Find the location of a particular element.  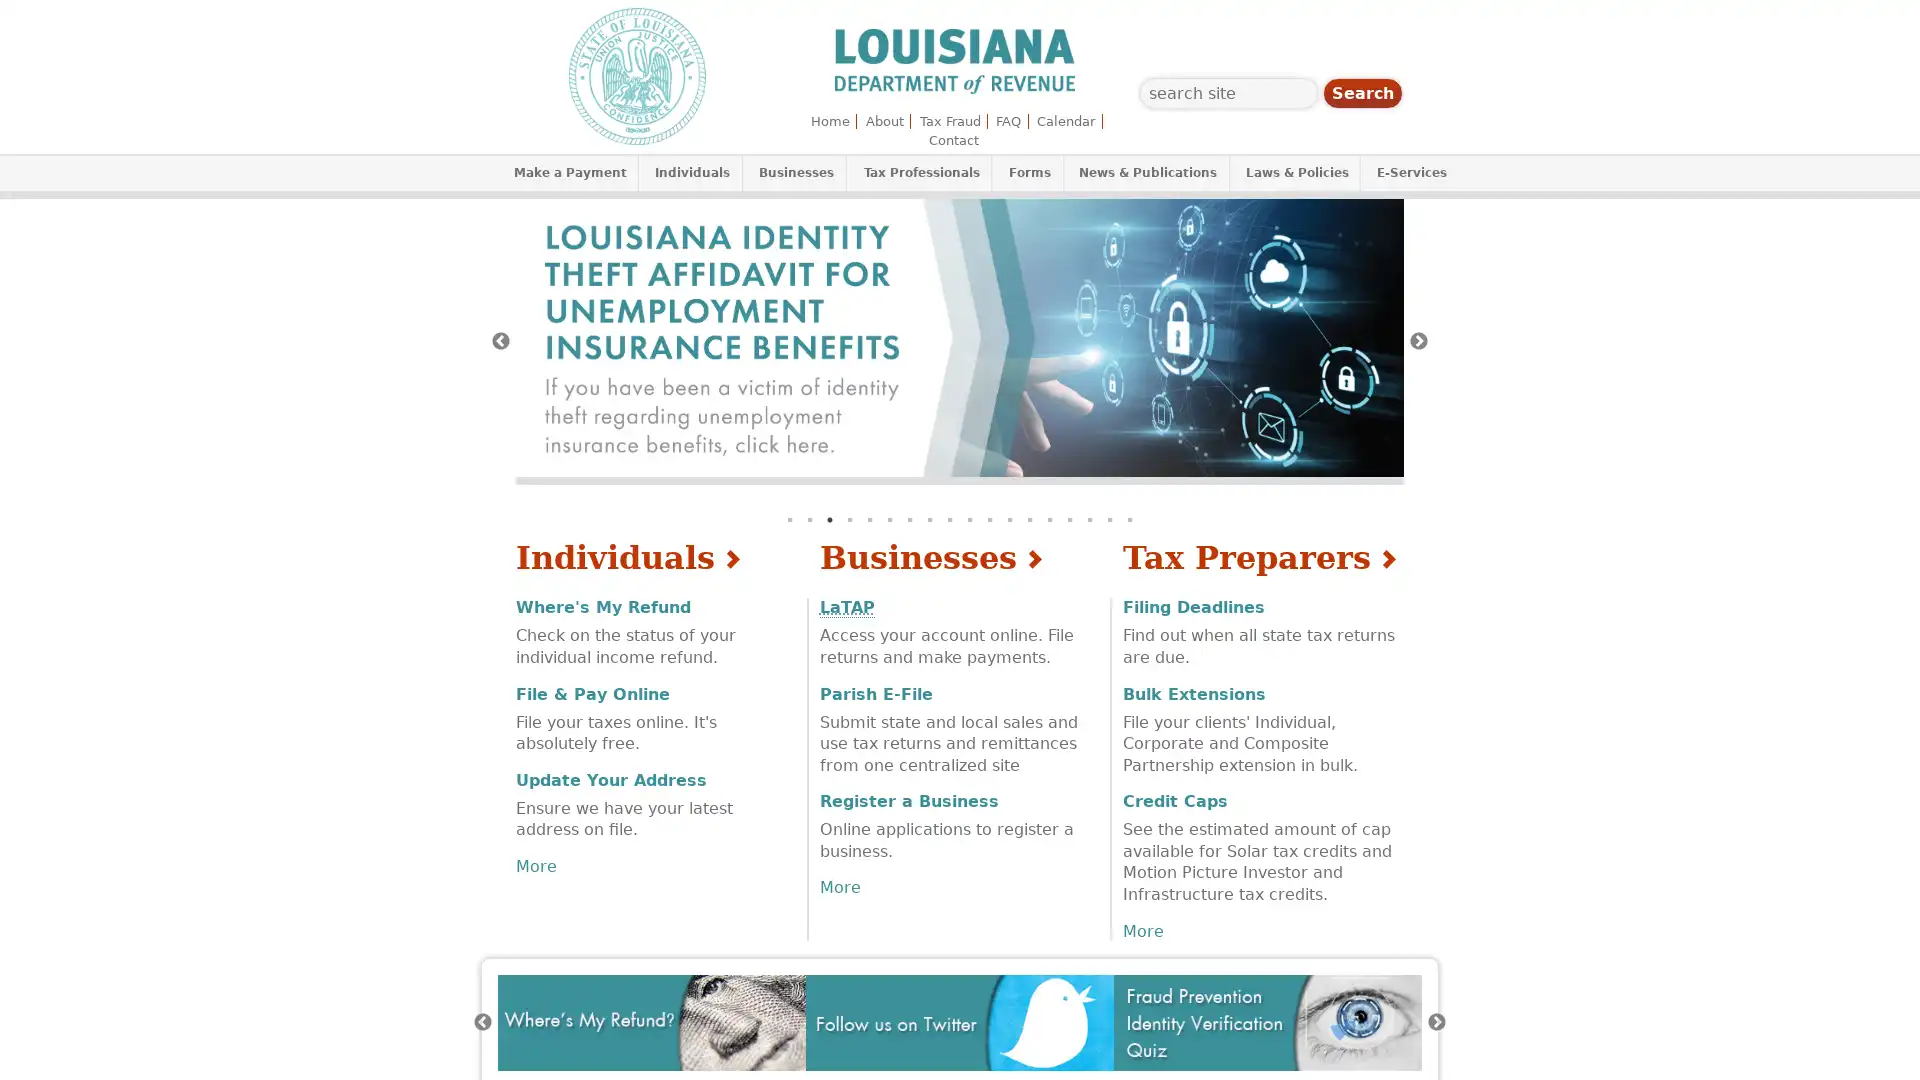

16 is located at coordinates (1088, 519).